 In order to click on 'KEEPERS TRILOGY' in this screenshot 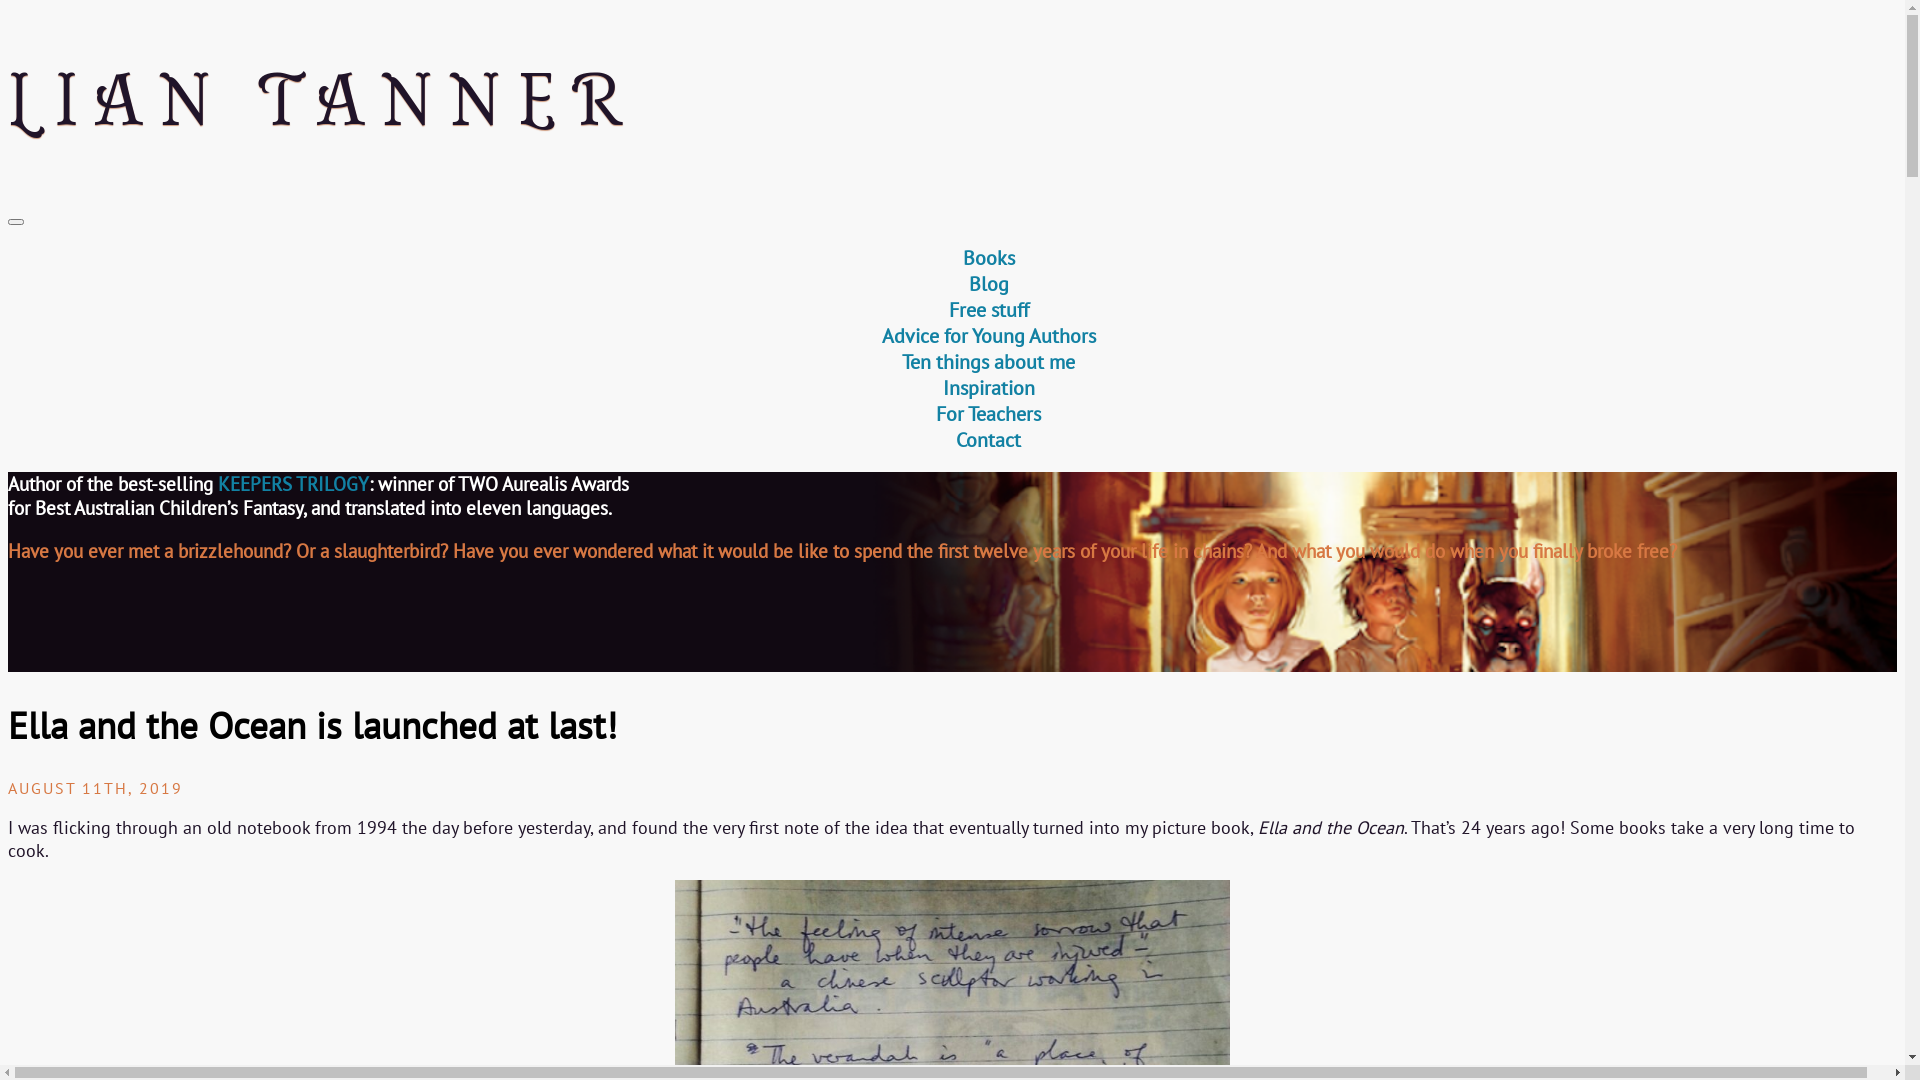, I will do `click(292, 483)`.